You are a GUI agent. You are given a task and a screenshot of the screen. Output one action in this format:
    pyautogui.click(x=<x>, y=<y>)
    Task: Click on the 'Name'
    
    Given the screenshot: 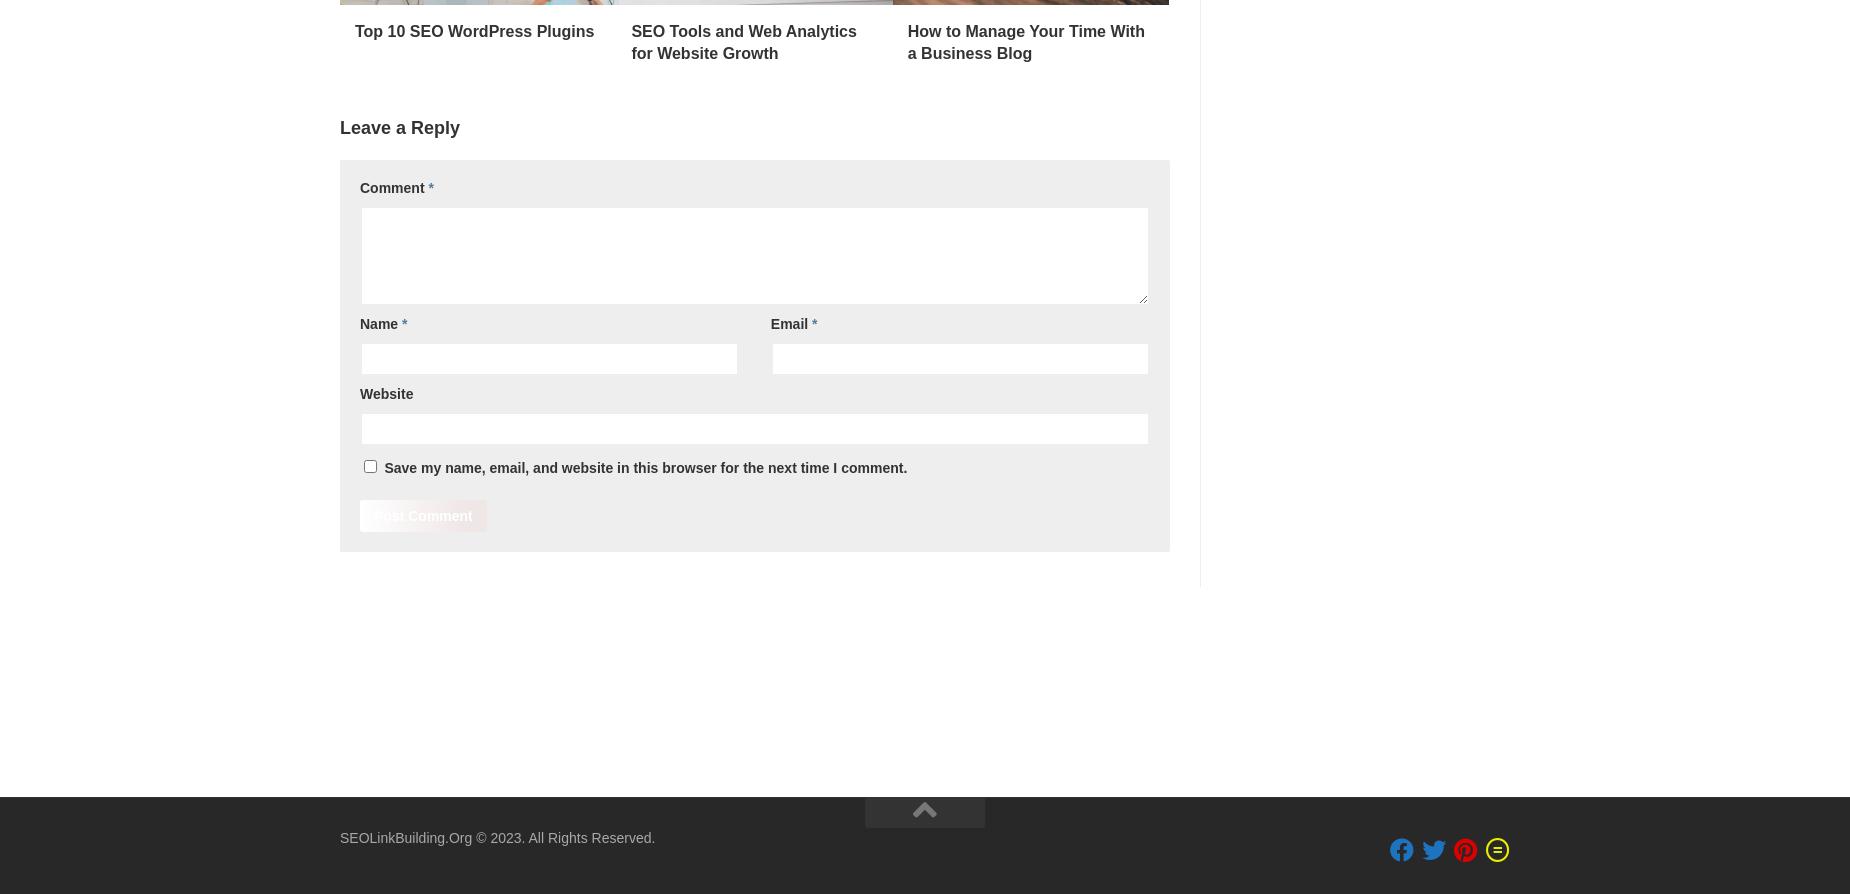 What is the action you would take?
    pyautogui.click(x=379, y=322)
    